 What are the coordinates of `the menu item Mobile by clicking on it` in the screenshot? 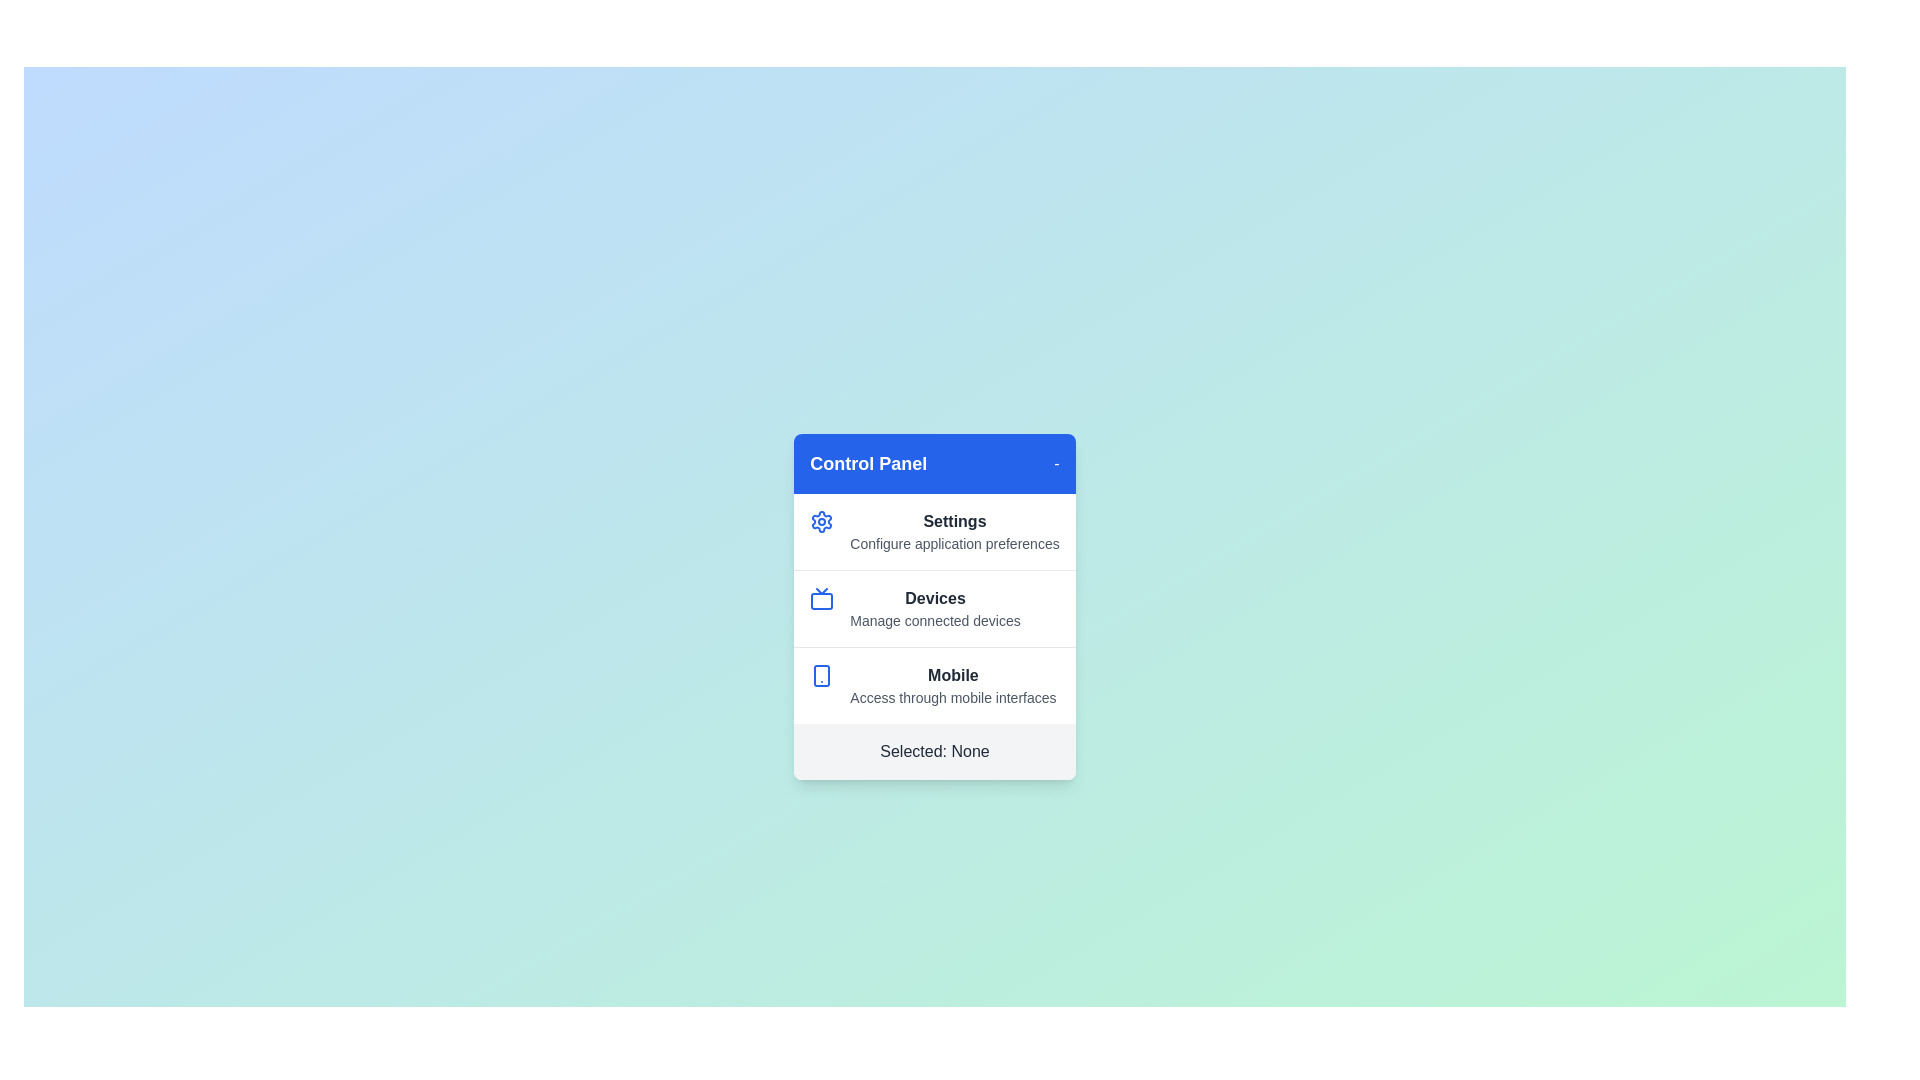 It's located at (934, 684).